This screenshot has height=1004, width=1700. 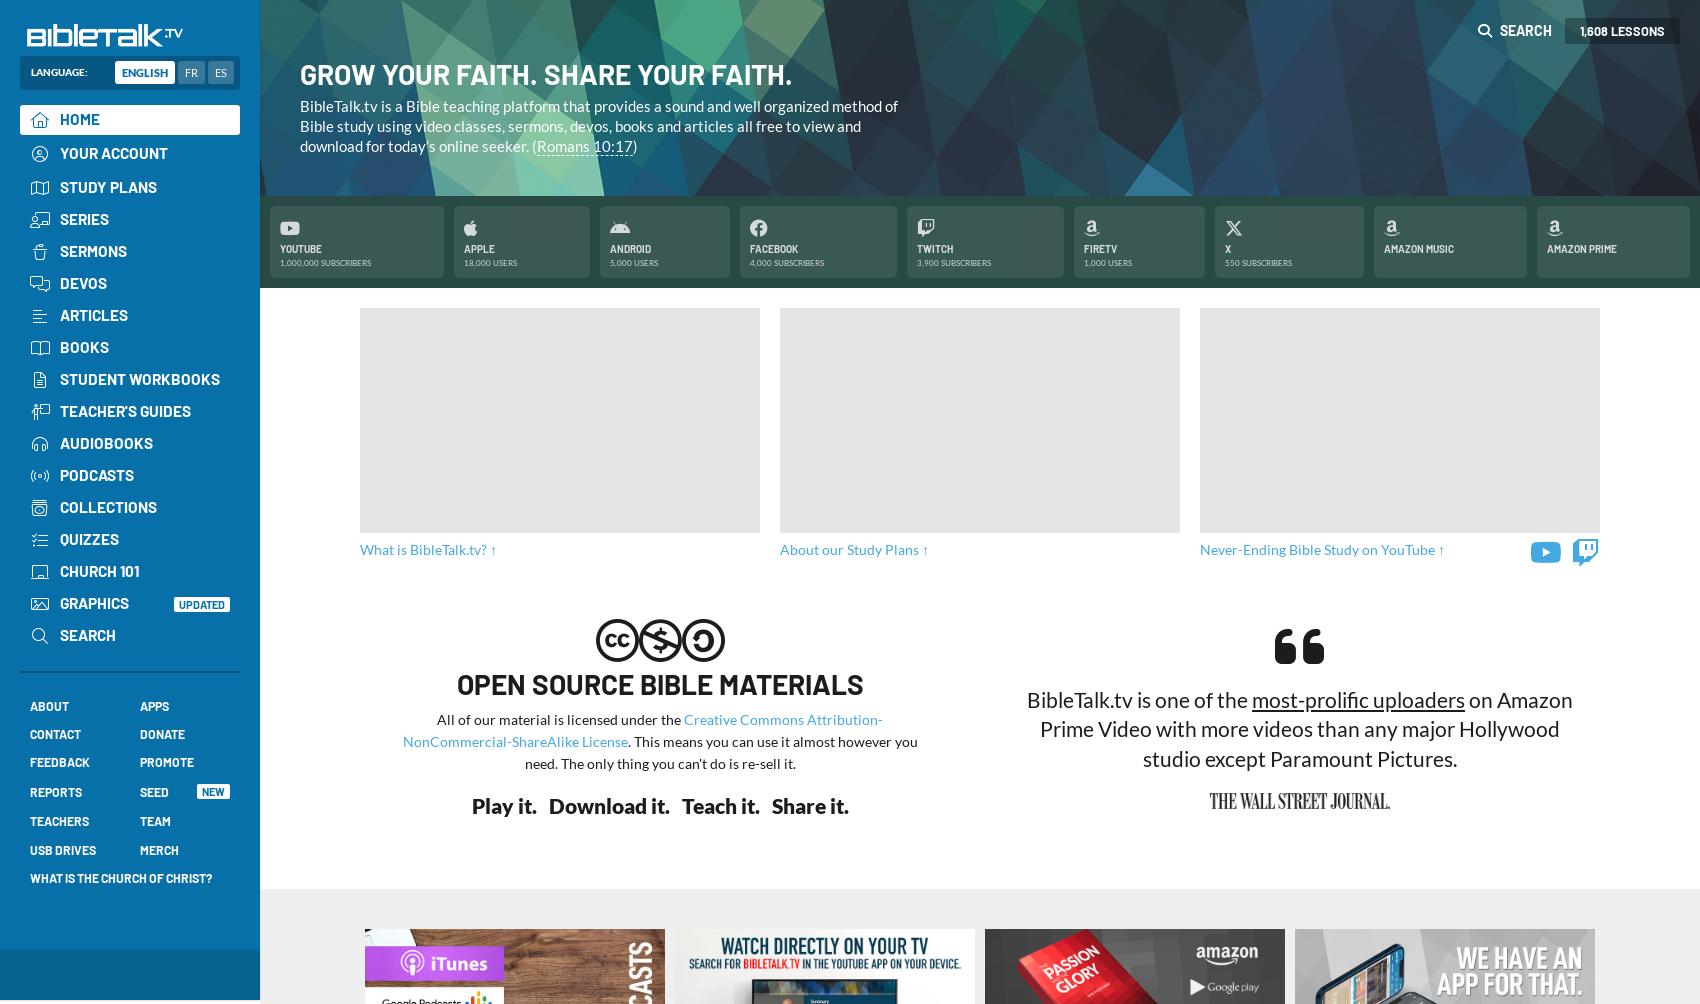 I want to click on 'Team', so click(x=154, y=820).